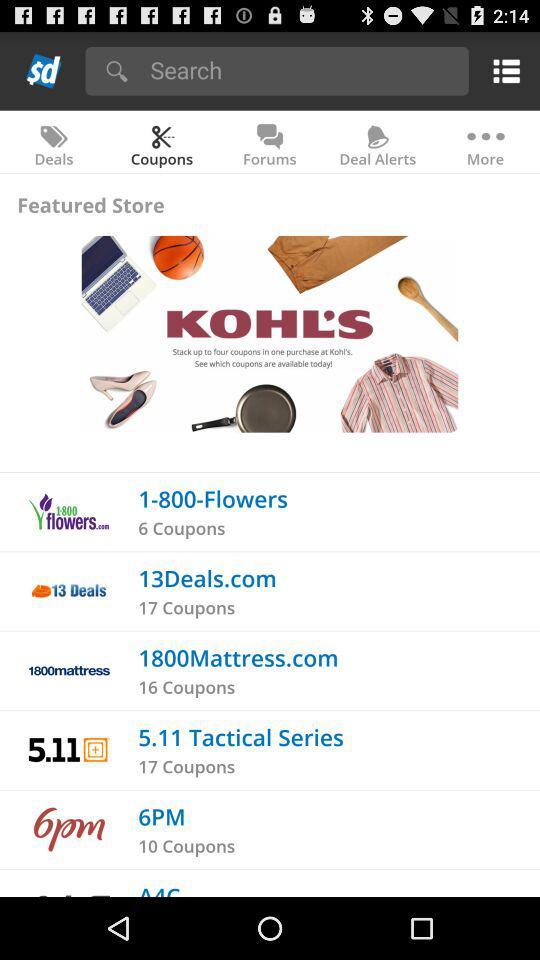  I want to click on 6pm, so click(161, 816).